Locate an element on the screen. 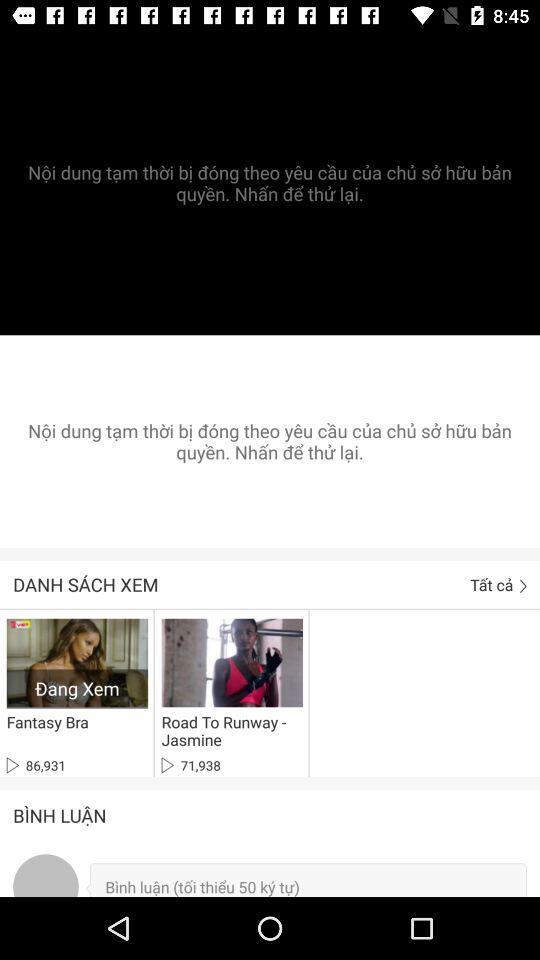  the item above the 71,938 item is located at coordinates (227, 730).